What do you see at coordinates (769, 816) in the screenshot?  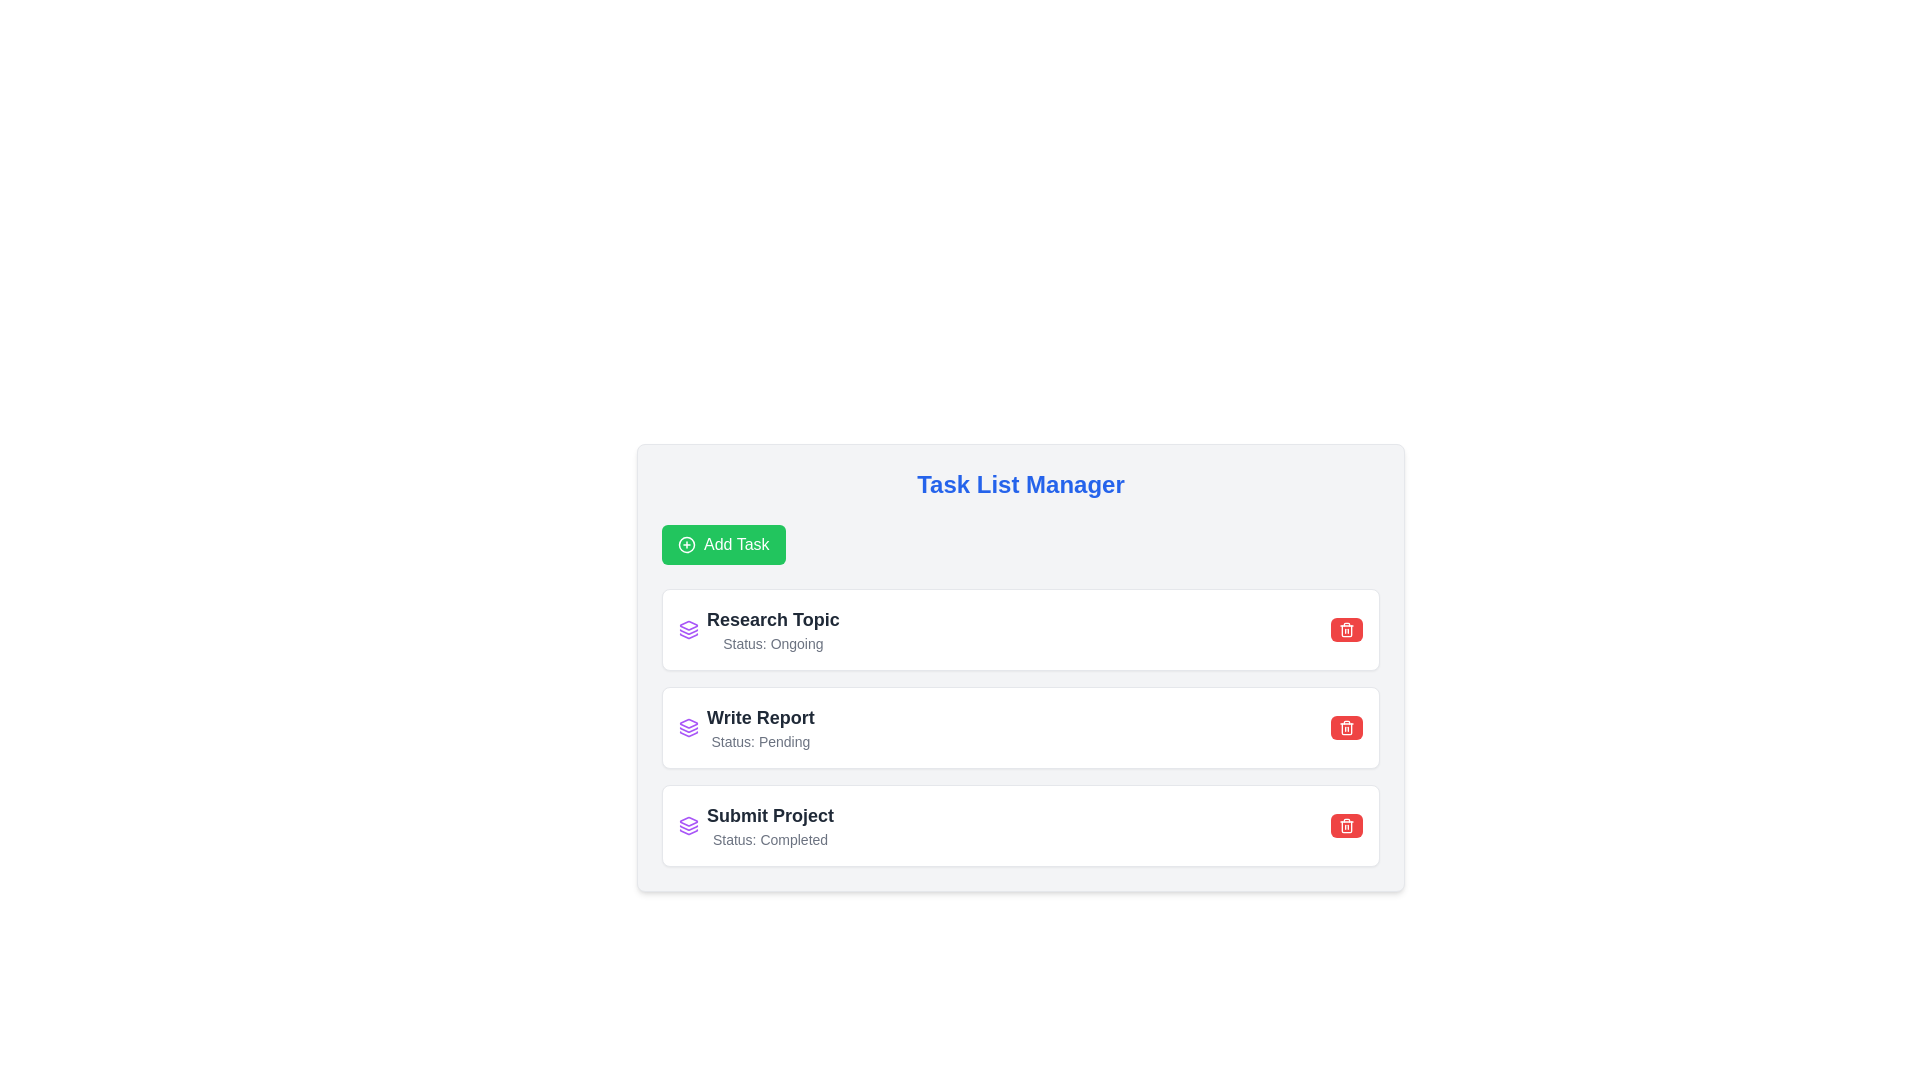 I see `the 'Submit Project' text label, which is a bold, larger font styled label located at the bottom of the task summary card` at bounding box center [769, 816].